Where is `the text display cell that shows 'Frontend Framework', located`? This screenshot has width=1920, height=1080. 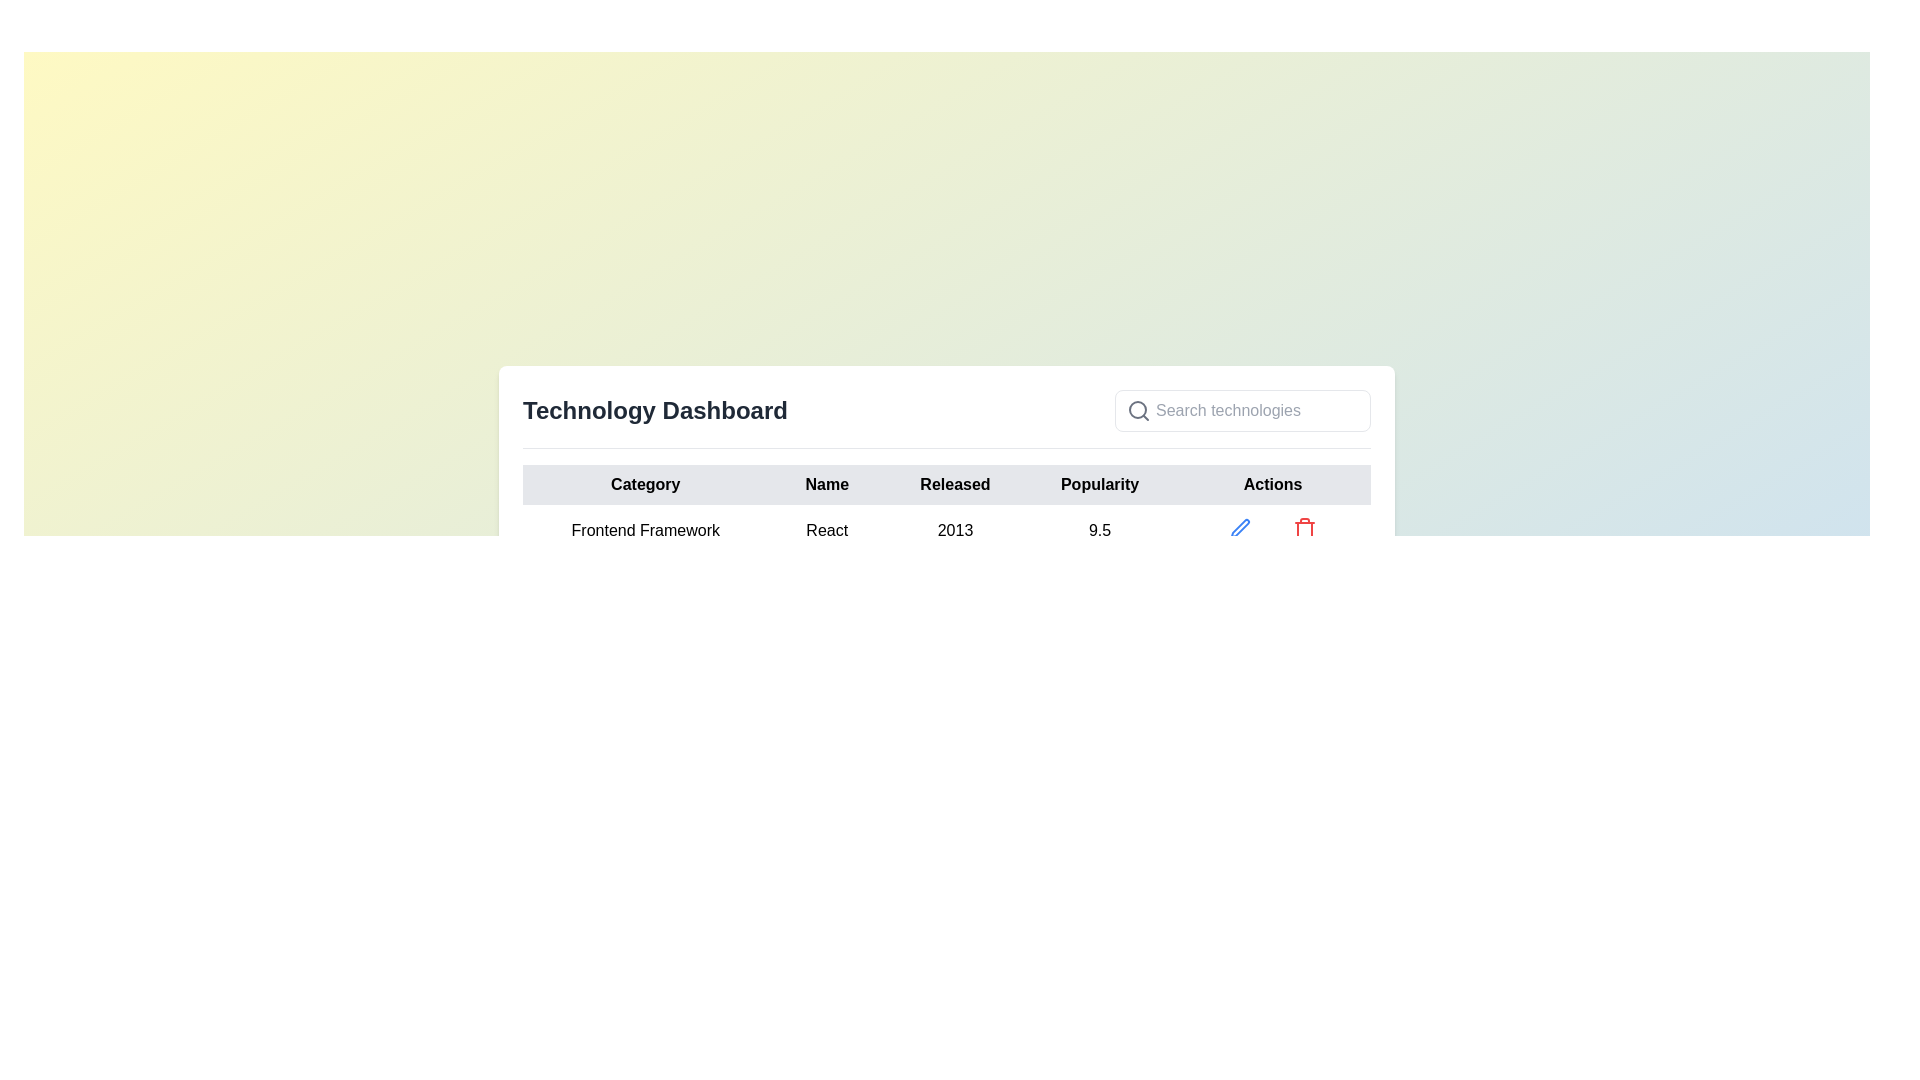 the text display cell that shows 'Frontend Framework', located is located at coordinates (645, 529).